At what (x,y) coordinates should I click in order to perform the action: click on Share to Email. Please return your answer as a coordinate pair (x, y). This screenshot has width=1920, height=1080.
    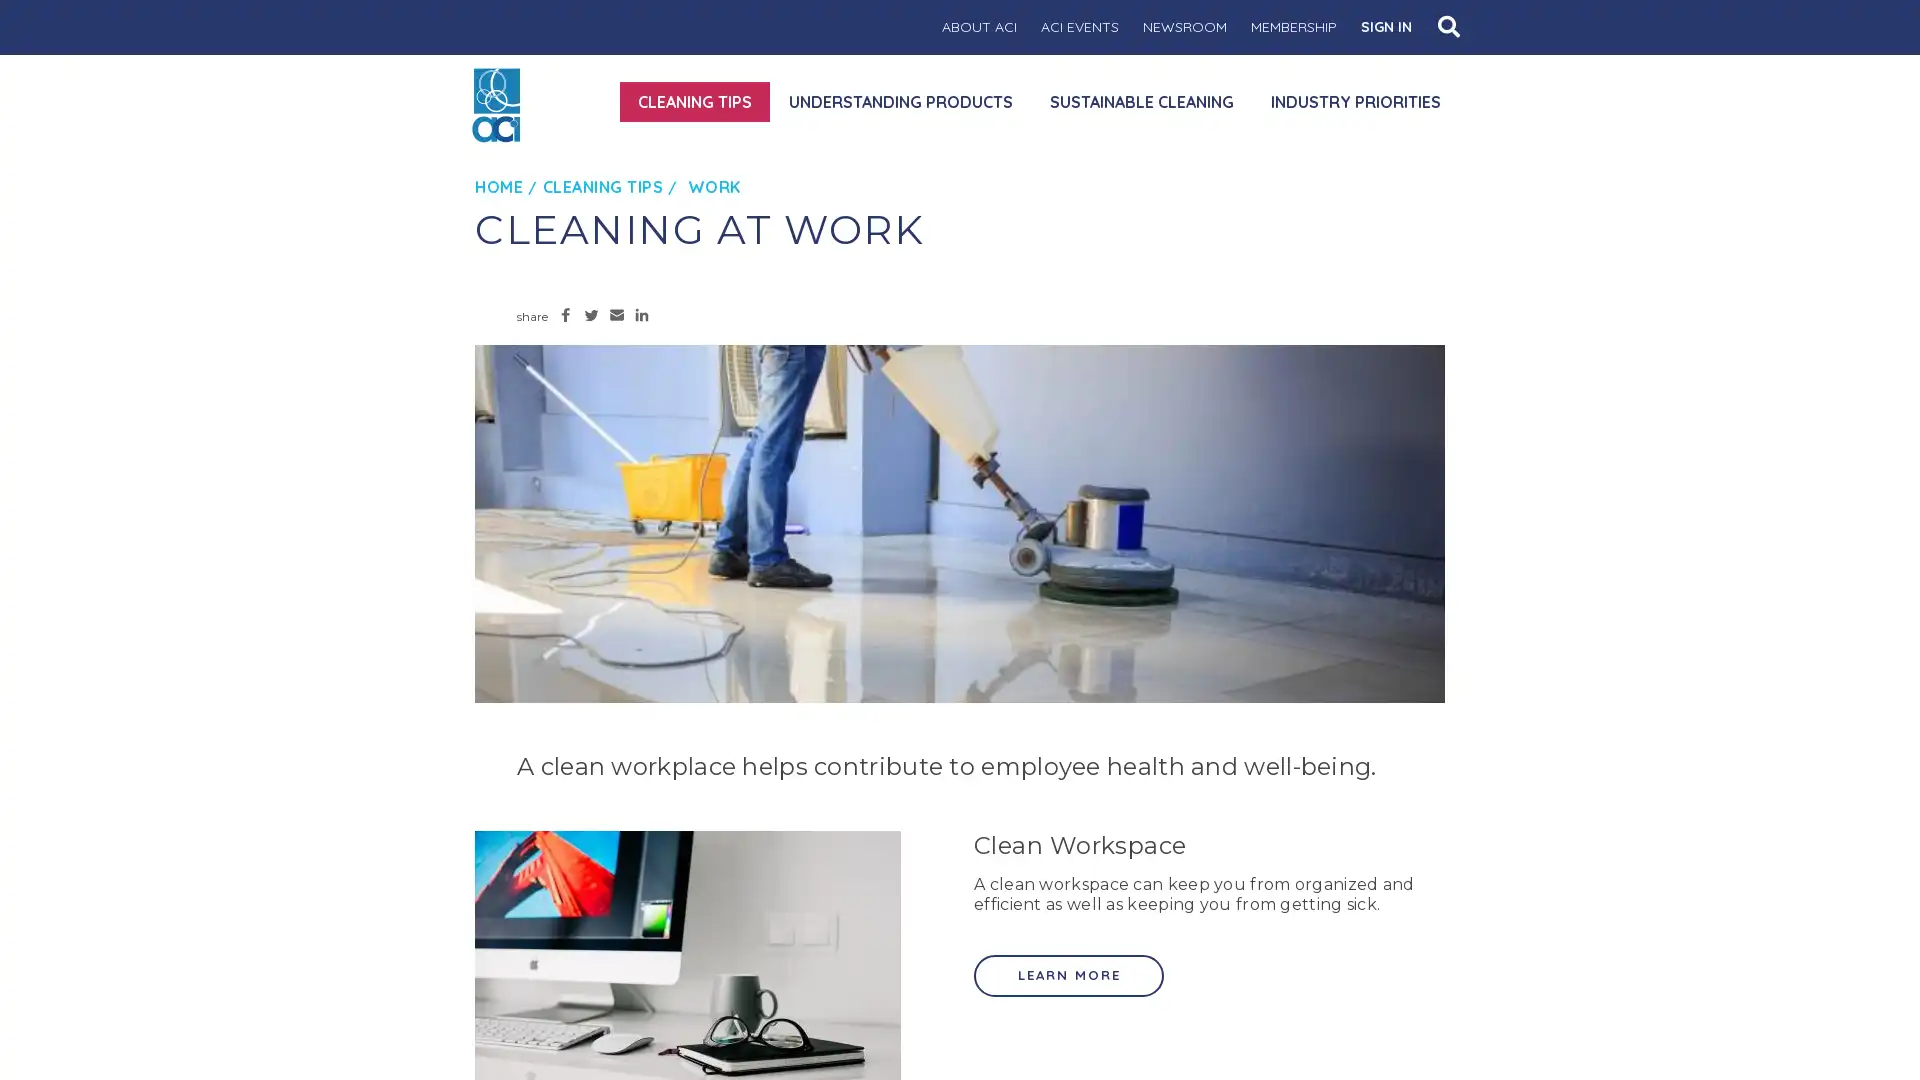
    Looking at the image, I should click on (612, 315).